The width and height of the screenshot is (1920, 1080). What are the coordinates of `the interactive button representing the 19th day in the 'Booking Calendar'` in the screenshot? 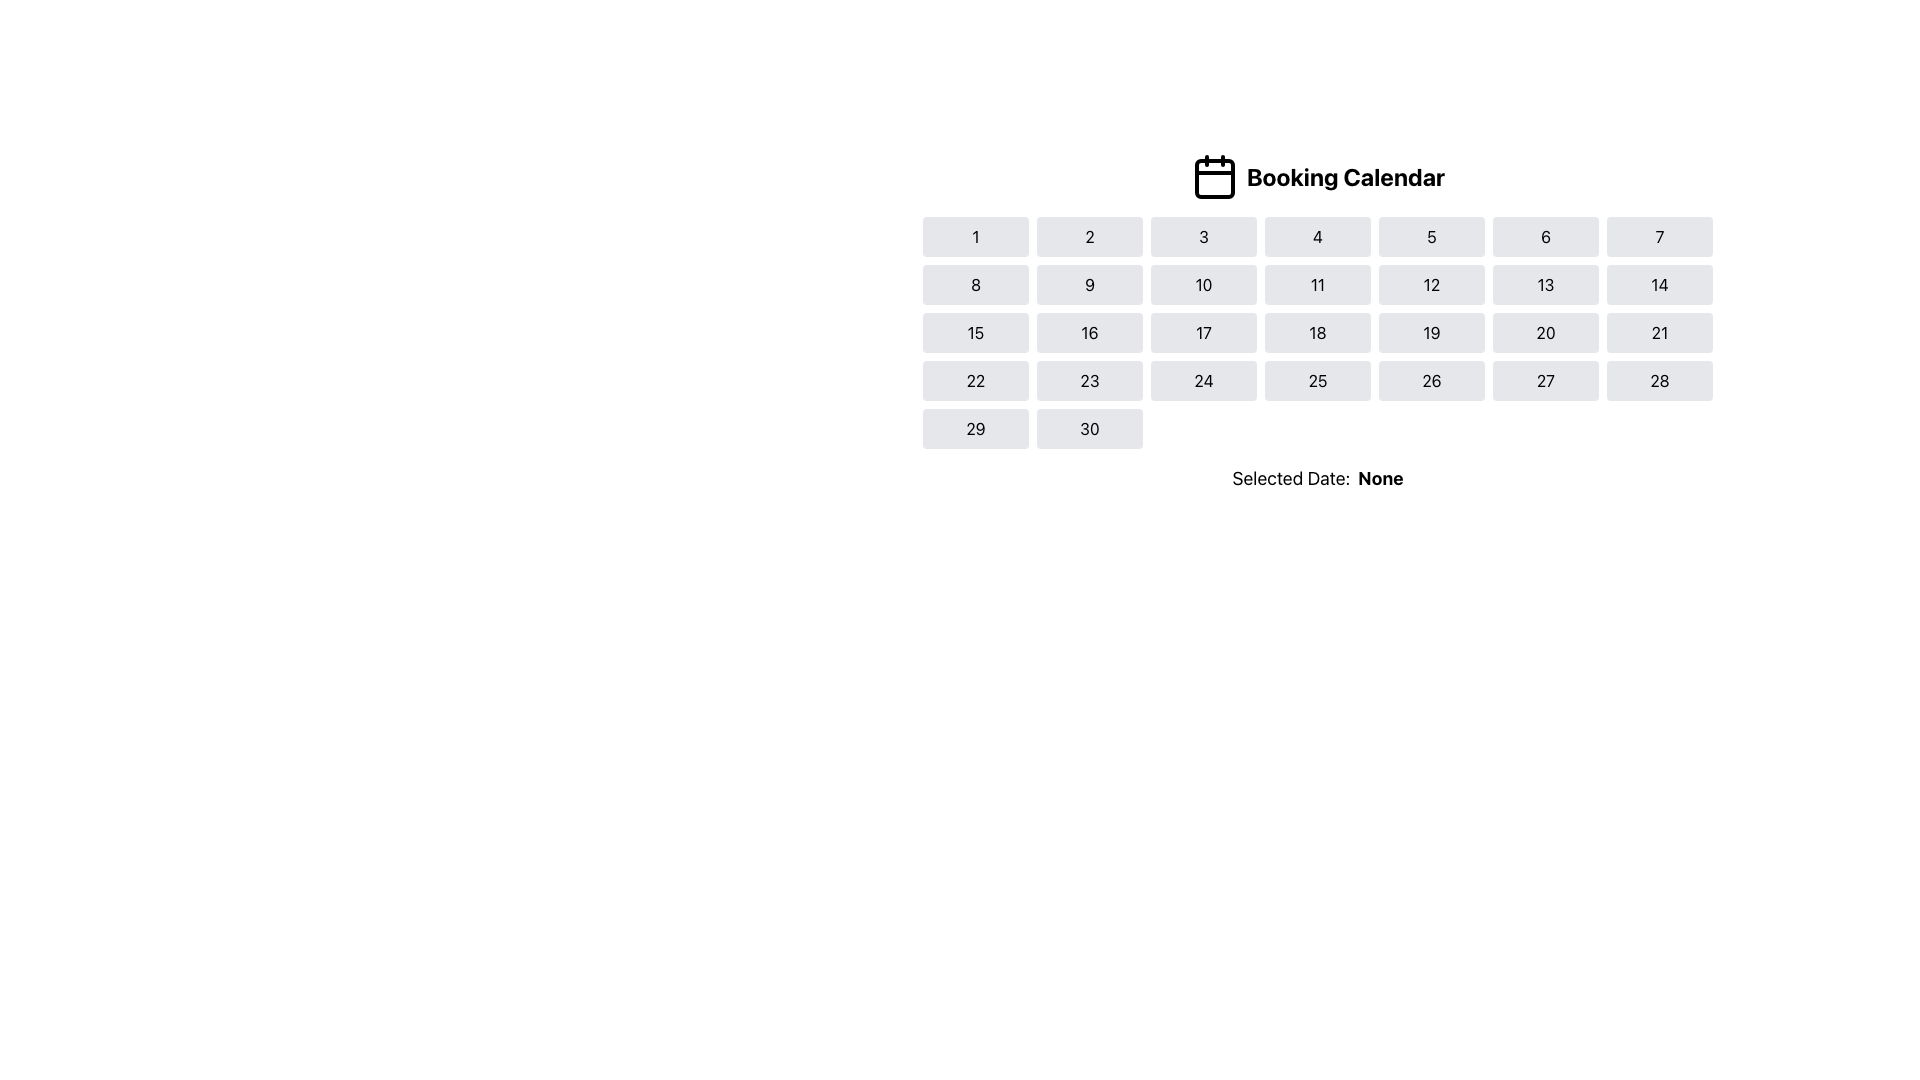 It's located at (1430, 331).